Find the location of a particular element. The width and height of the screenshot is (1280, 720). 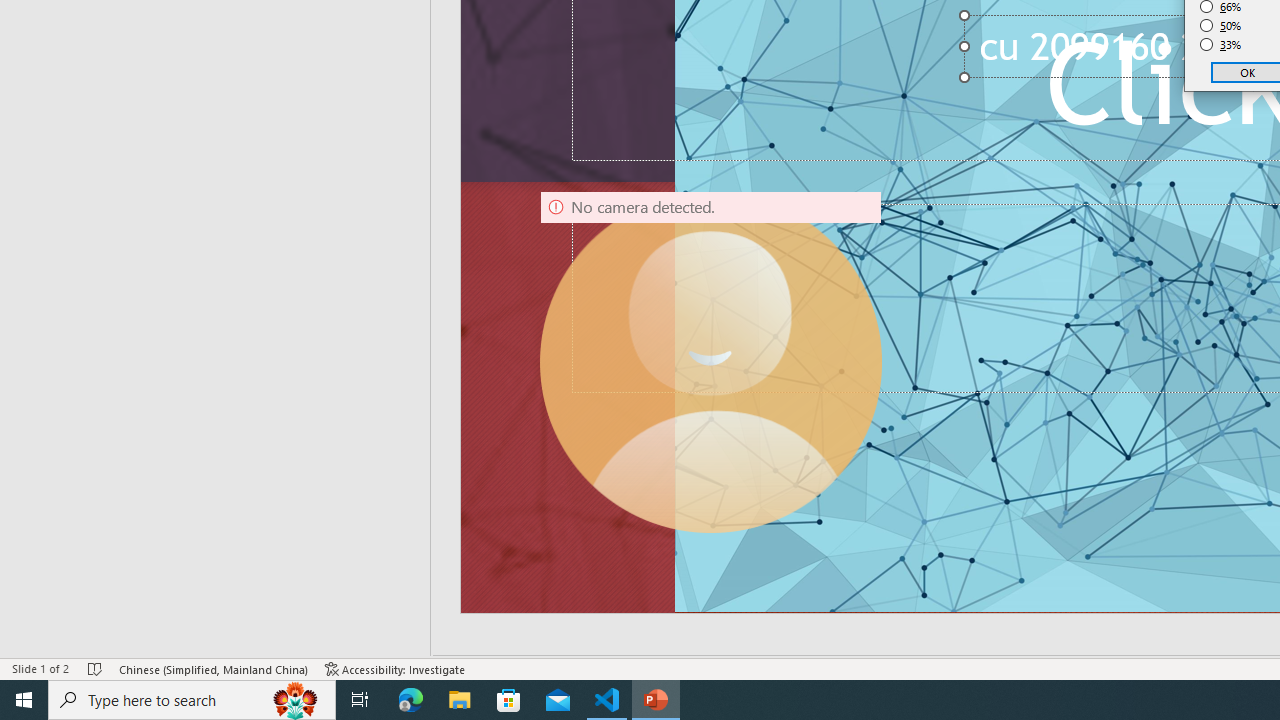

'Search highlights icon opens search home window' is located at coordinates (294, 698).